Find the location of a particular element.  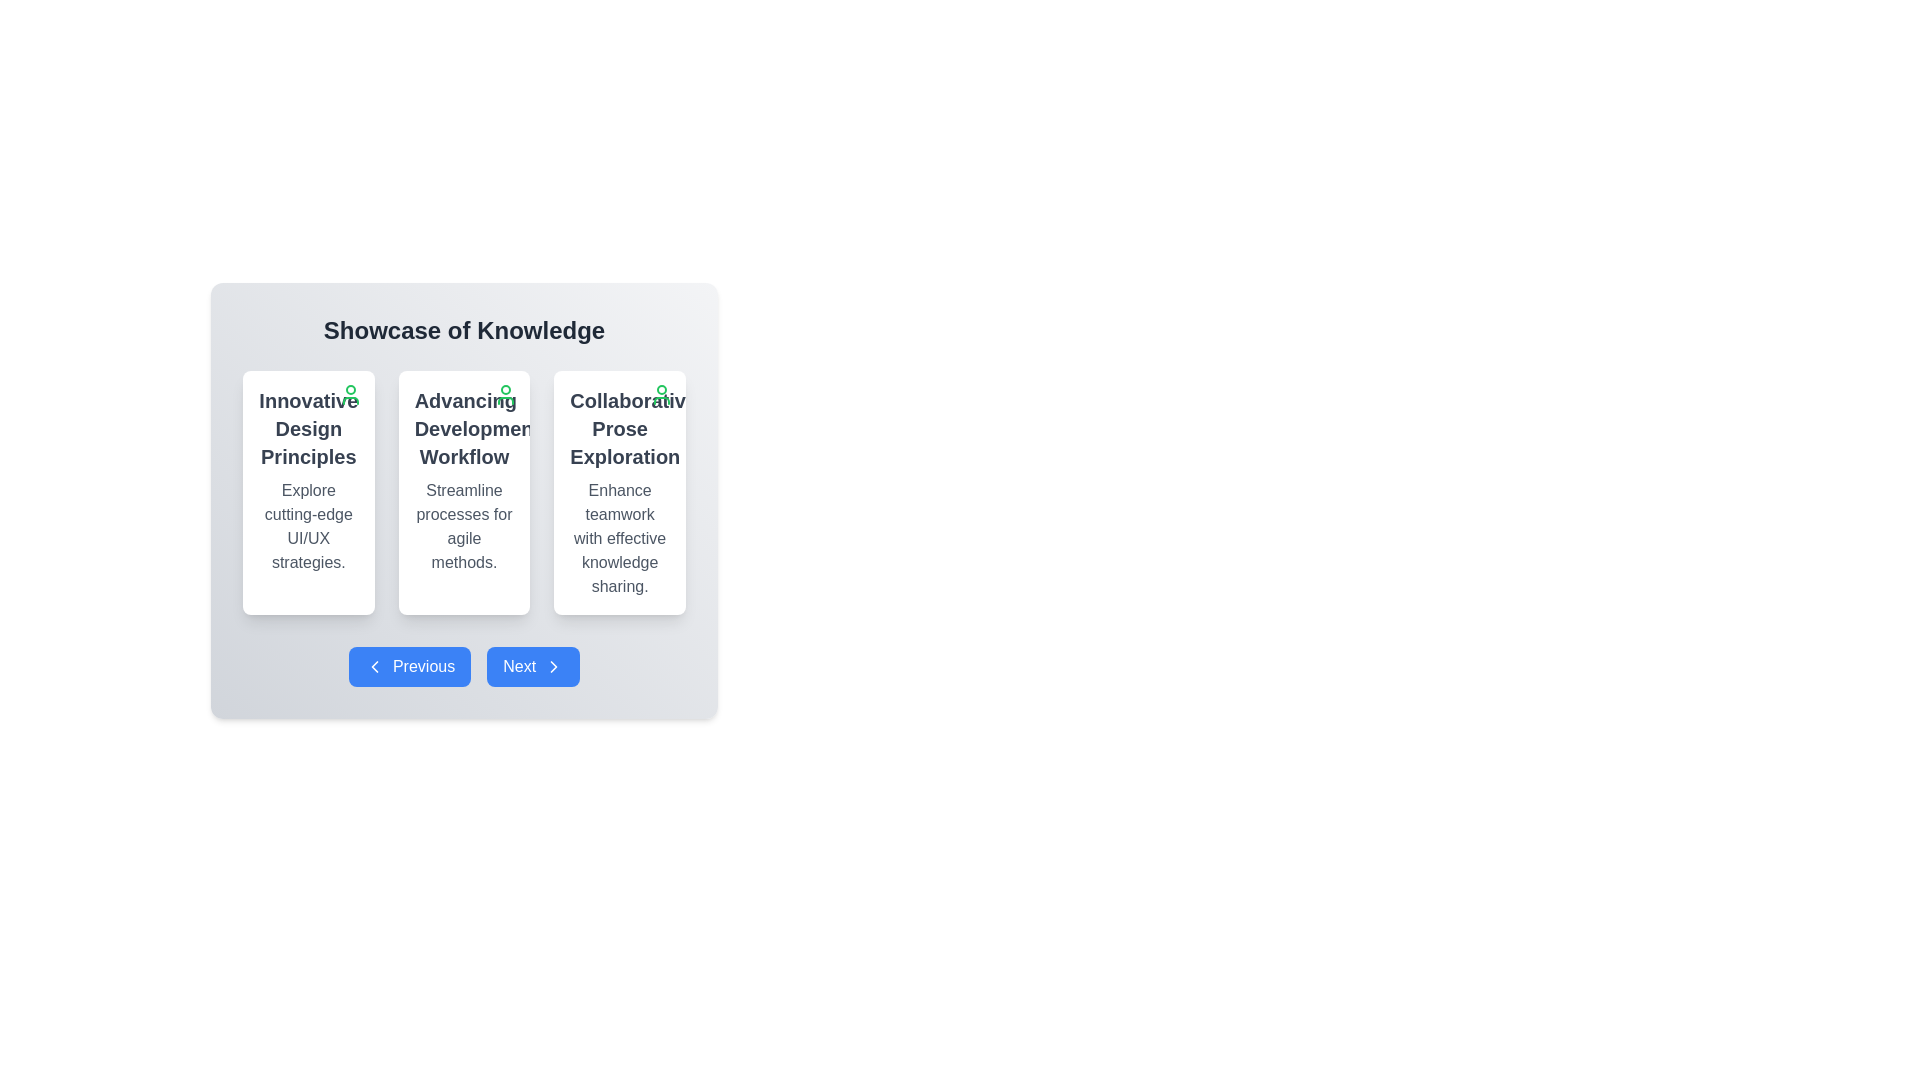

the text label that reads 'Collaborative Prose Exploration', which is prominently displayed in the third card of a horizontal layout with a bold font style and dark gray color is located at coordinates (619, 427).